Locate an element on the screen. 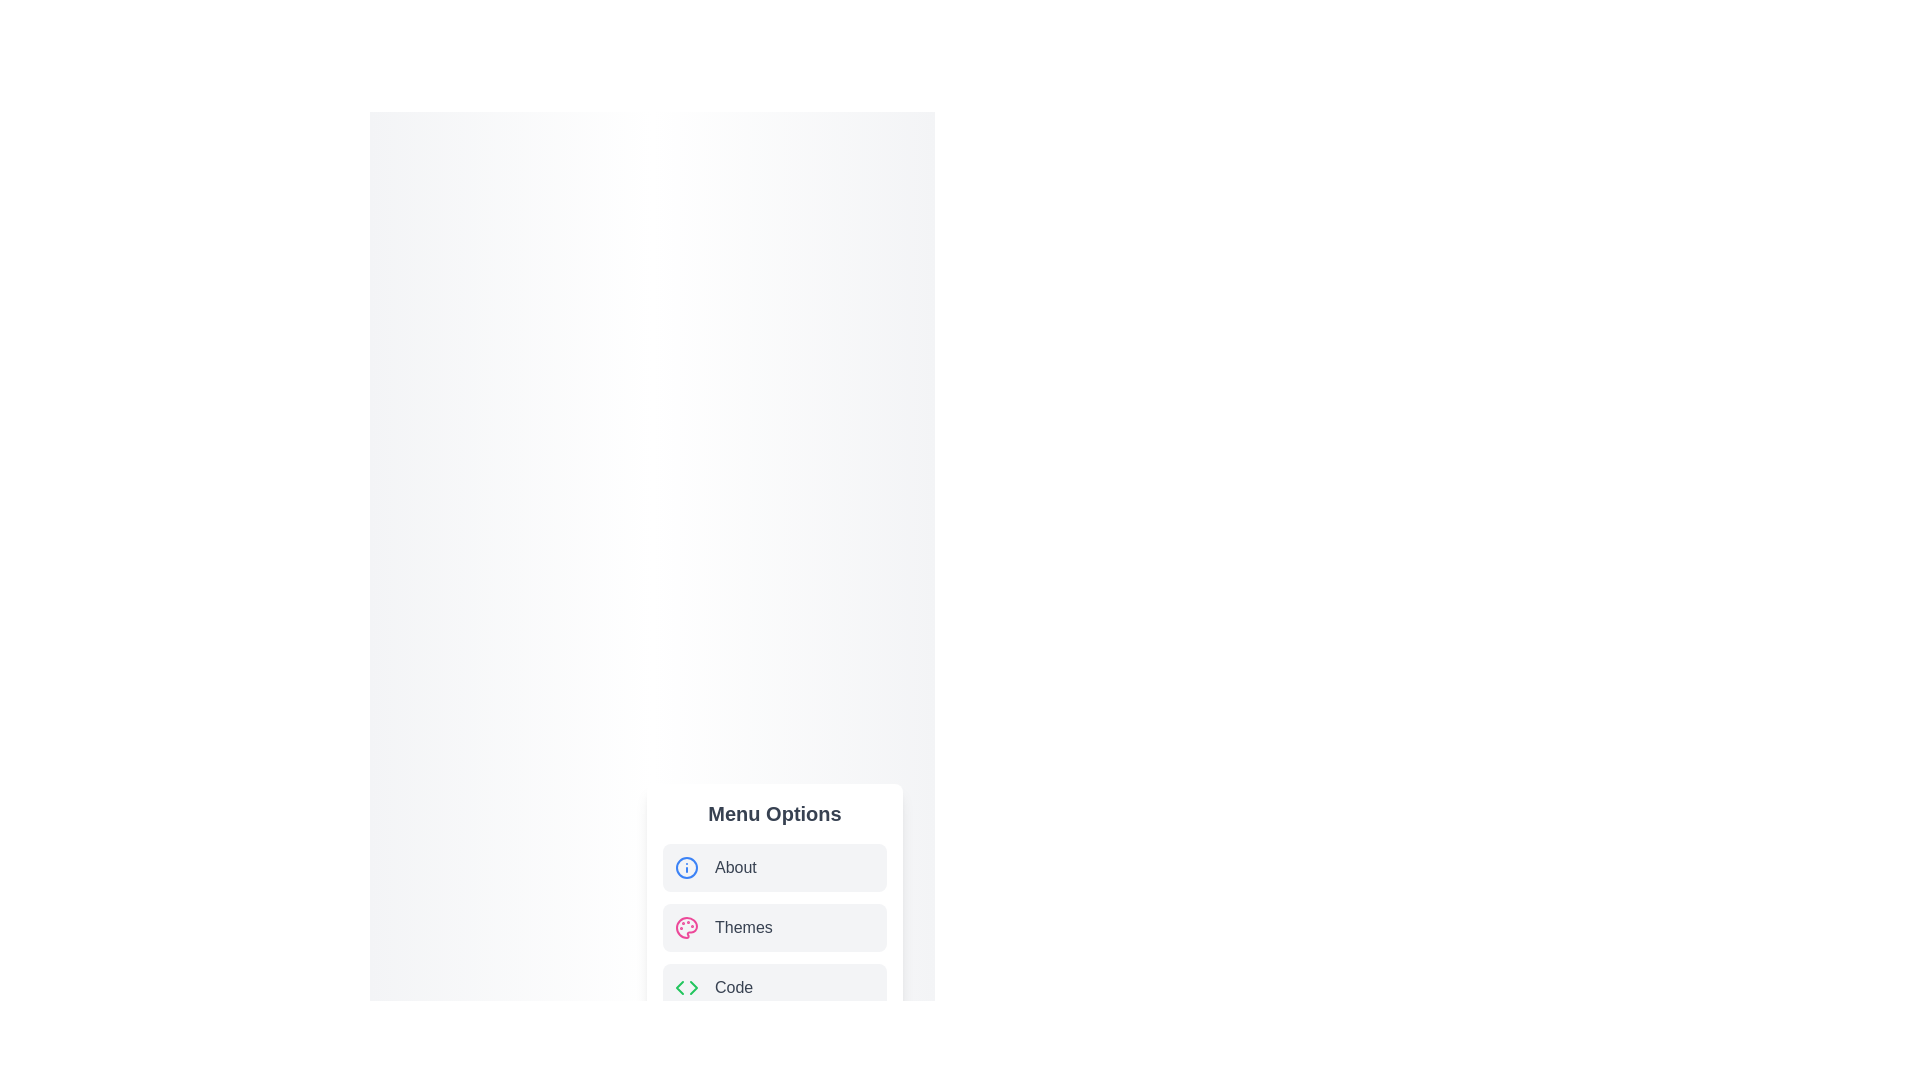  the 'Menu Options' text label, which is styled in bold and large font, positioned above the interactive menu items is located at coordinates (773, 813).